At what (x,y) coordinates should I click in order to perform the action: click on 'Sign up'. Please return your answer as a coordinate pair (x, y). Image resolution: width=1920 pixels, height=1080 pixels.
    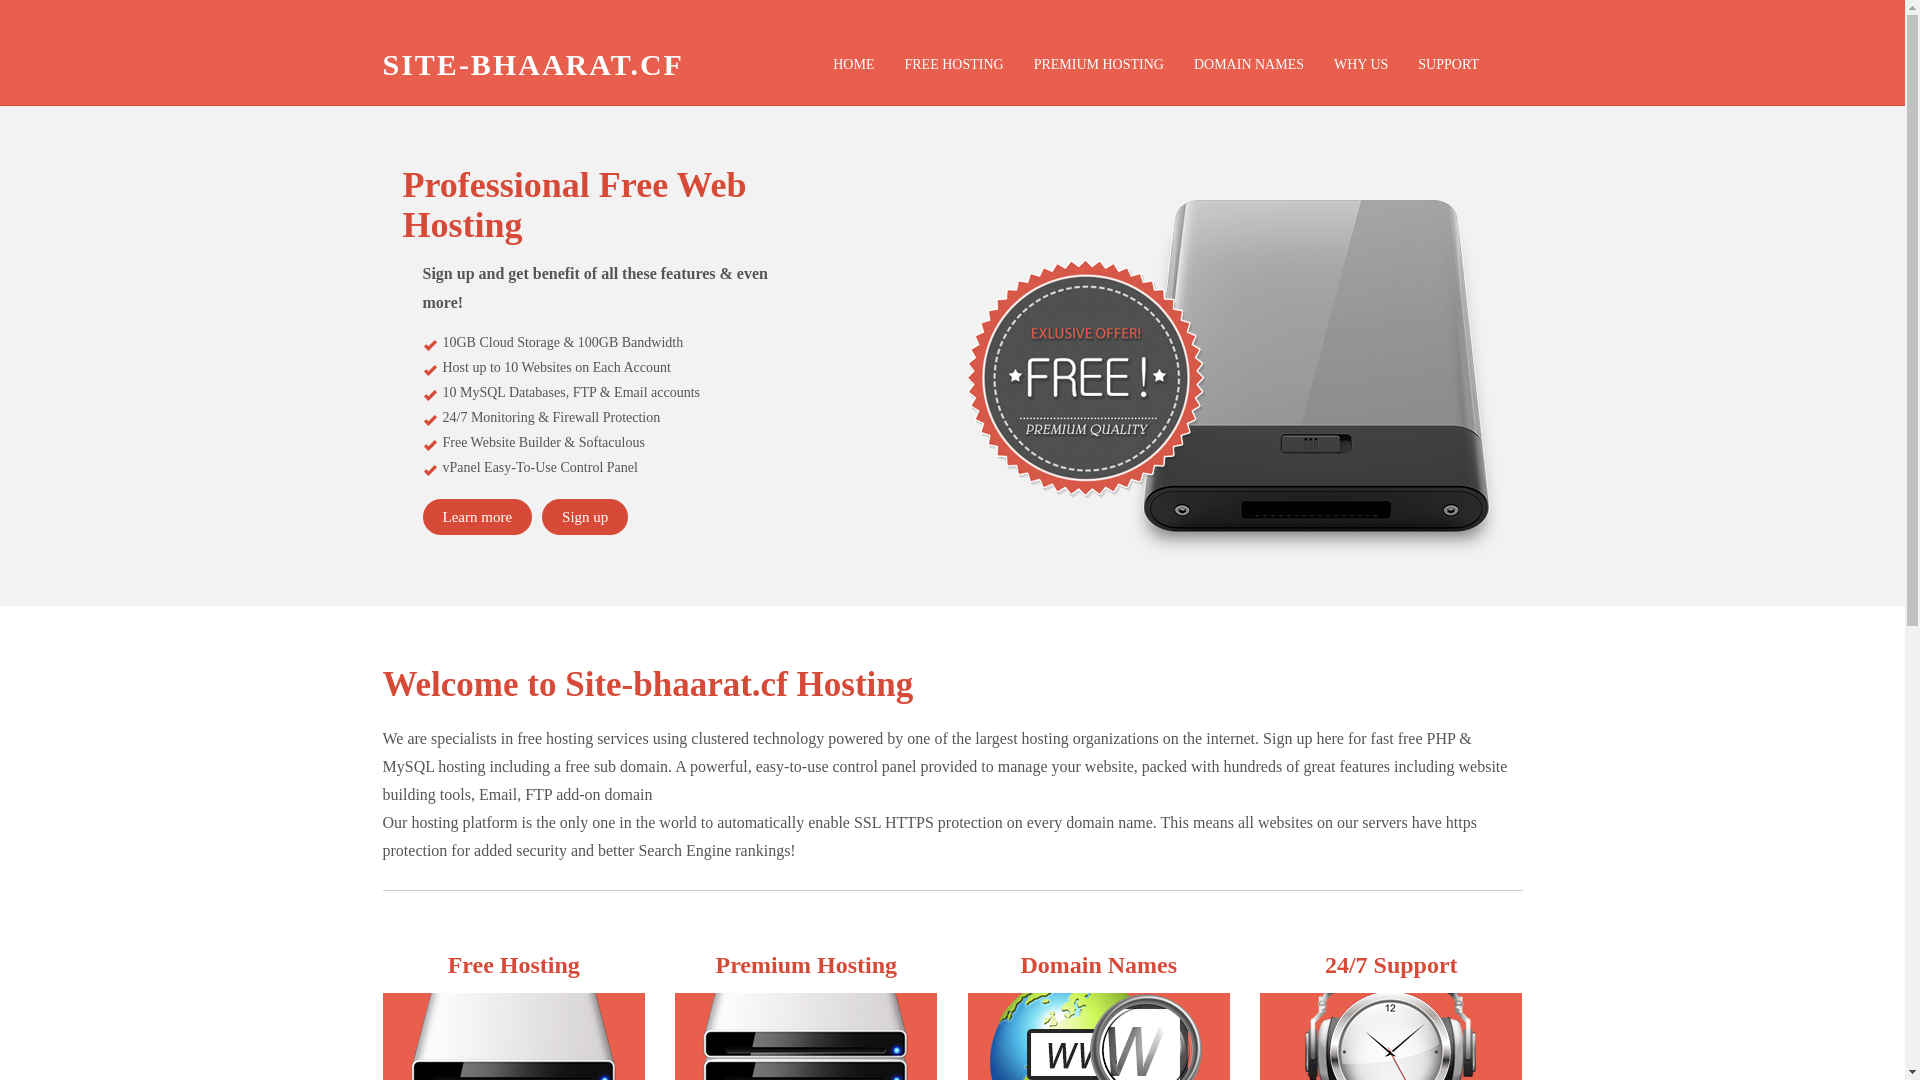
    Looking at the image, I should click on (584, 515).